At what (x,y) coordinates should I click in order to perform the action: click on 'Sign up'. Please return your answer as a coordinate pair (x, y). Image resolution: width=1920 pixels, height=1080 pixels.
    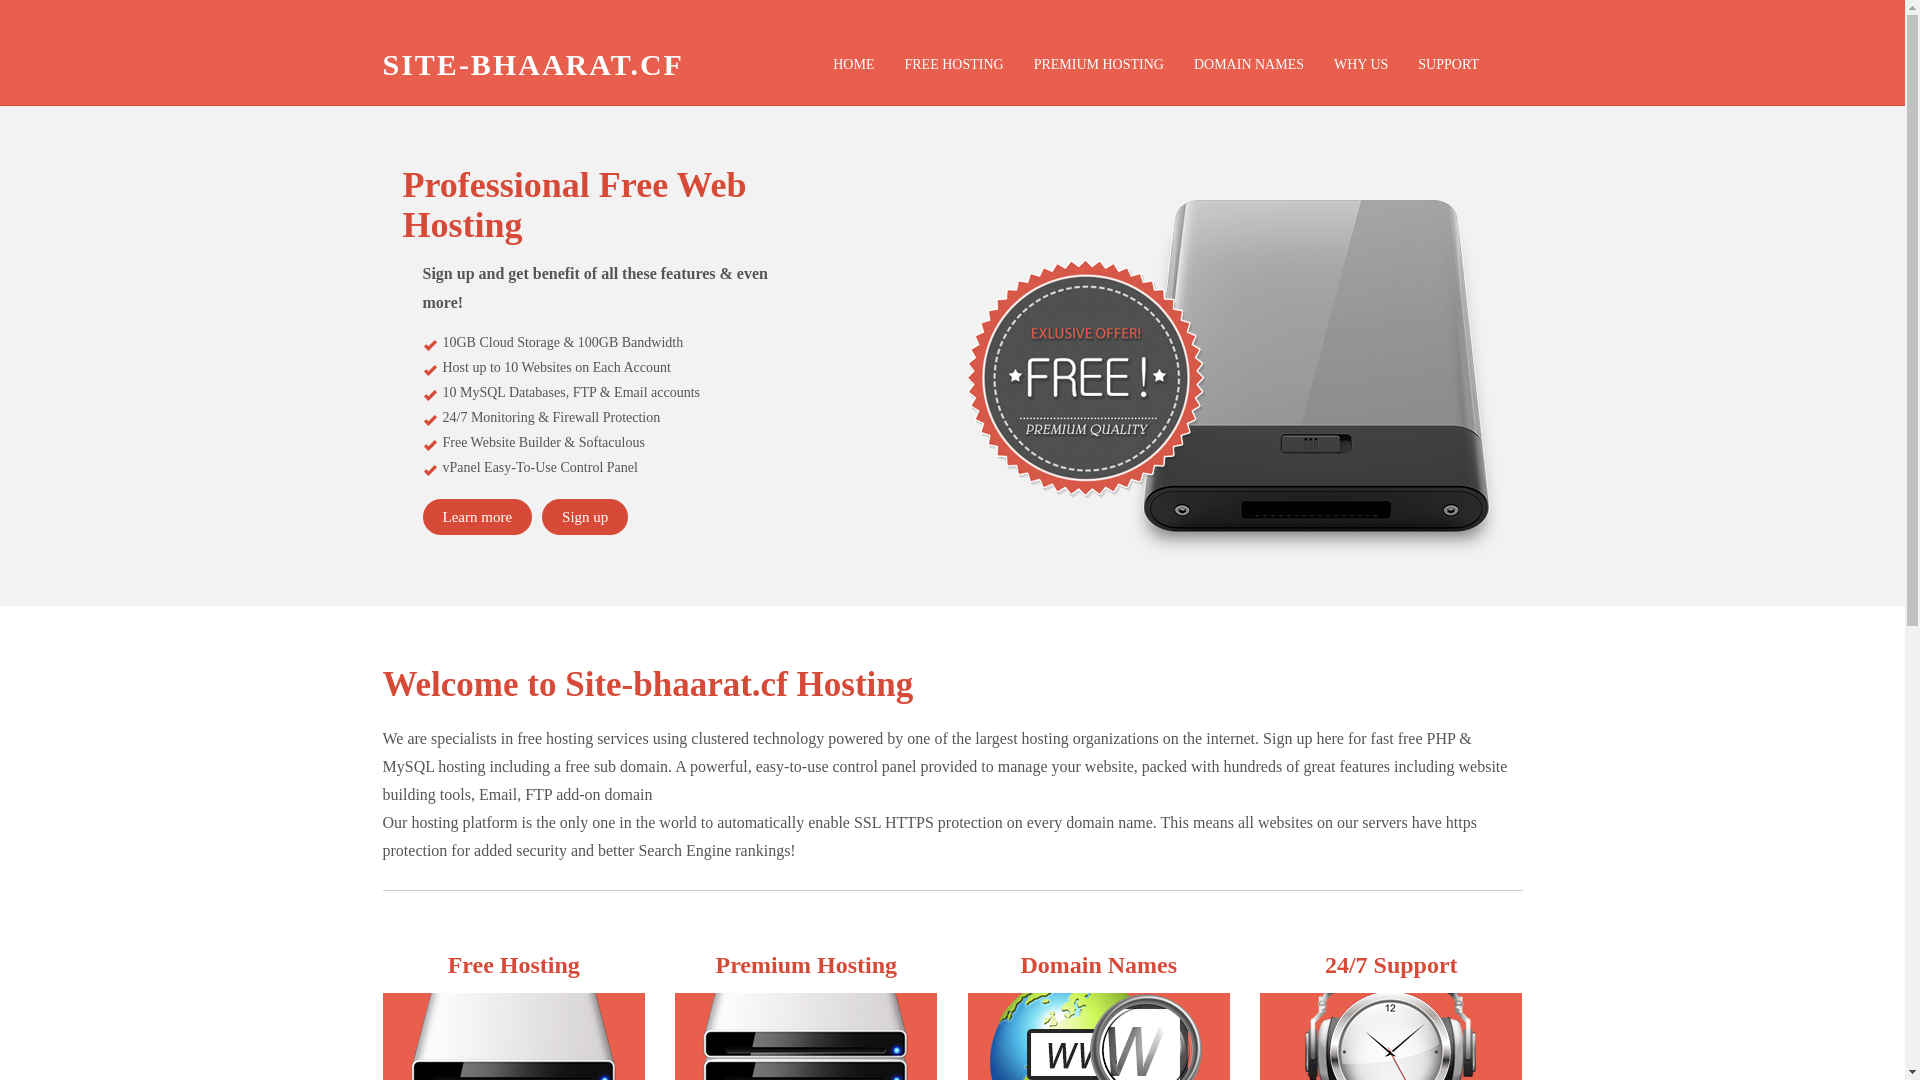
    Looking at the image, I should click on (584, 515).